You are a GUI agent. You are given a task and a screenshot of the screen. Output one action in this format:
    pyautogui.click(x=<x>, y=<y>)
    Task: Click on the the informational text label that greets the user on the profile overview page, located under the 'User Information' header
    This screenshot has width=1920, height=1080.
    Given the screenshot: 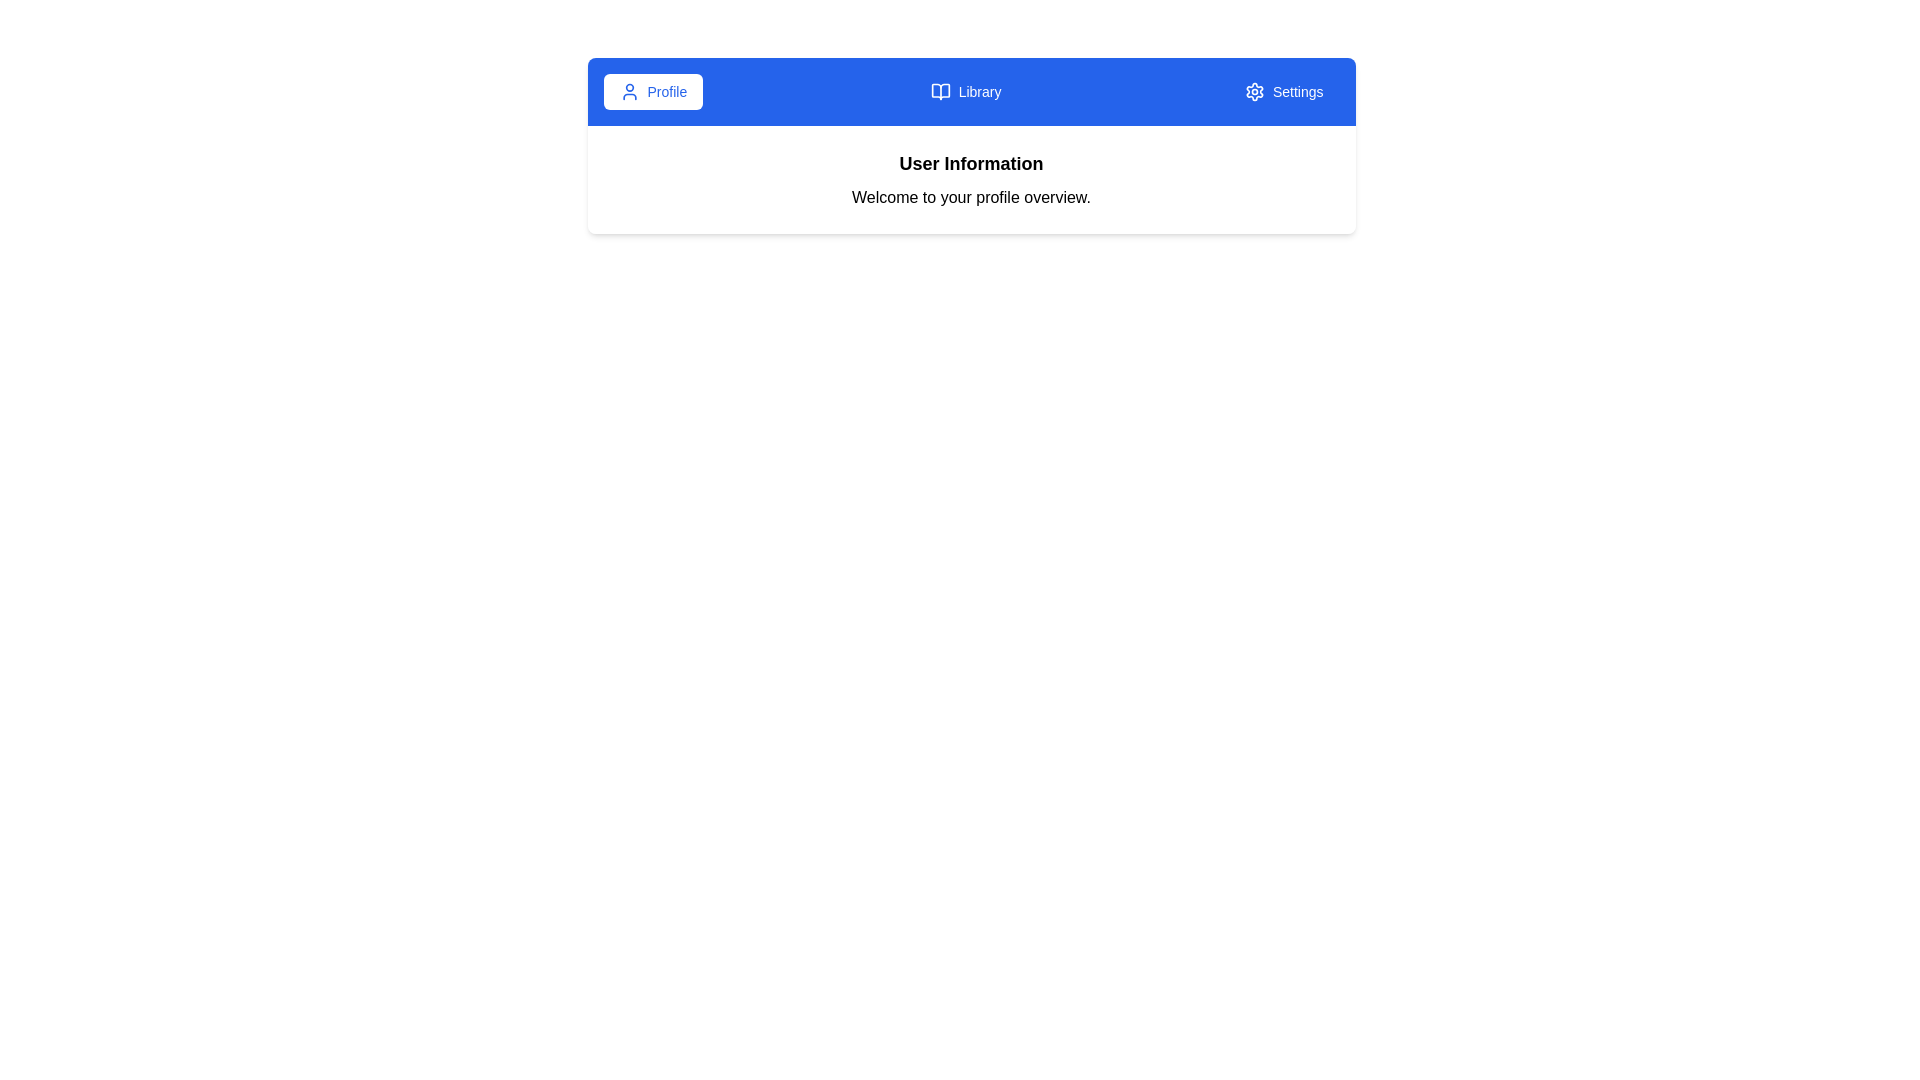 What is the action you would take?
    pyautogui.click(x=971, y=197)
    